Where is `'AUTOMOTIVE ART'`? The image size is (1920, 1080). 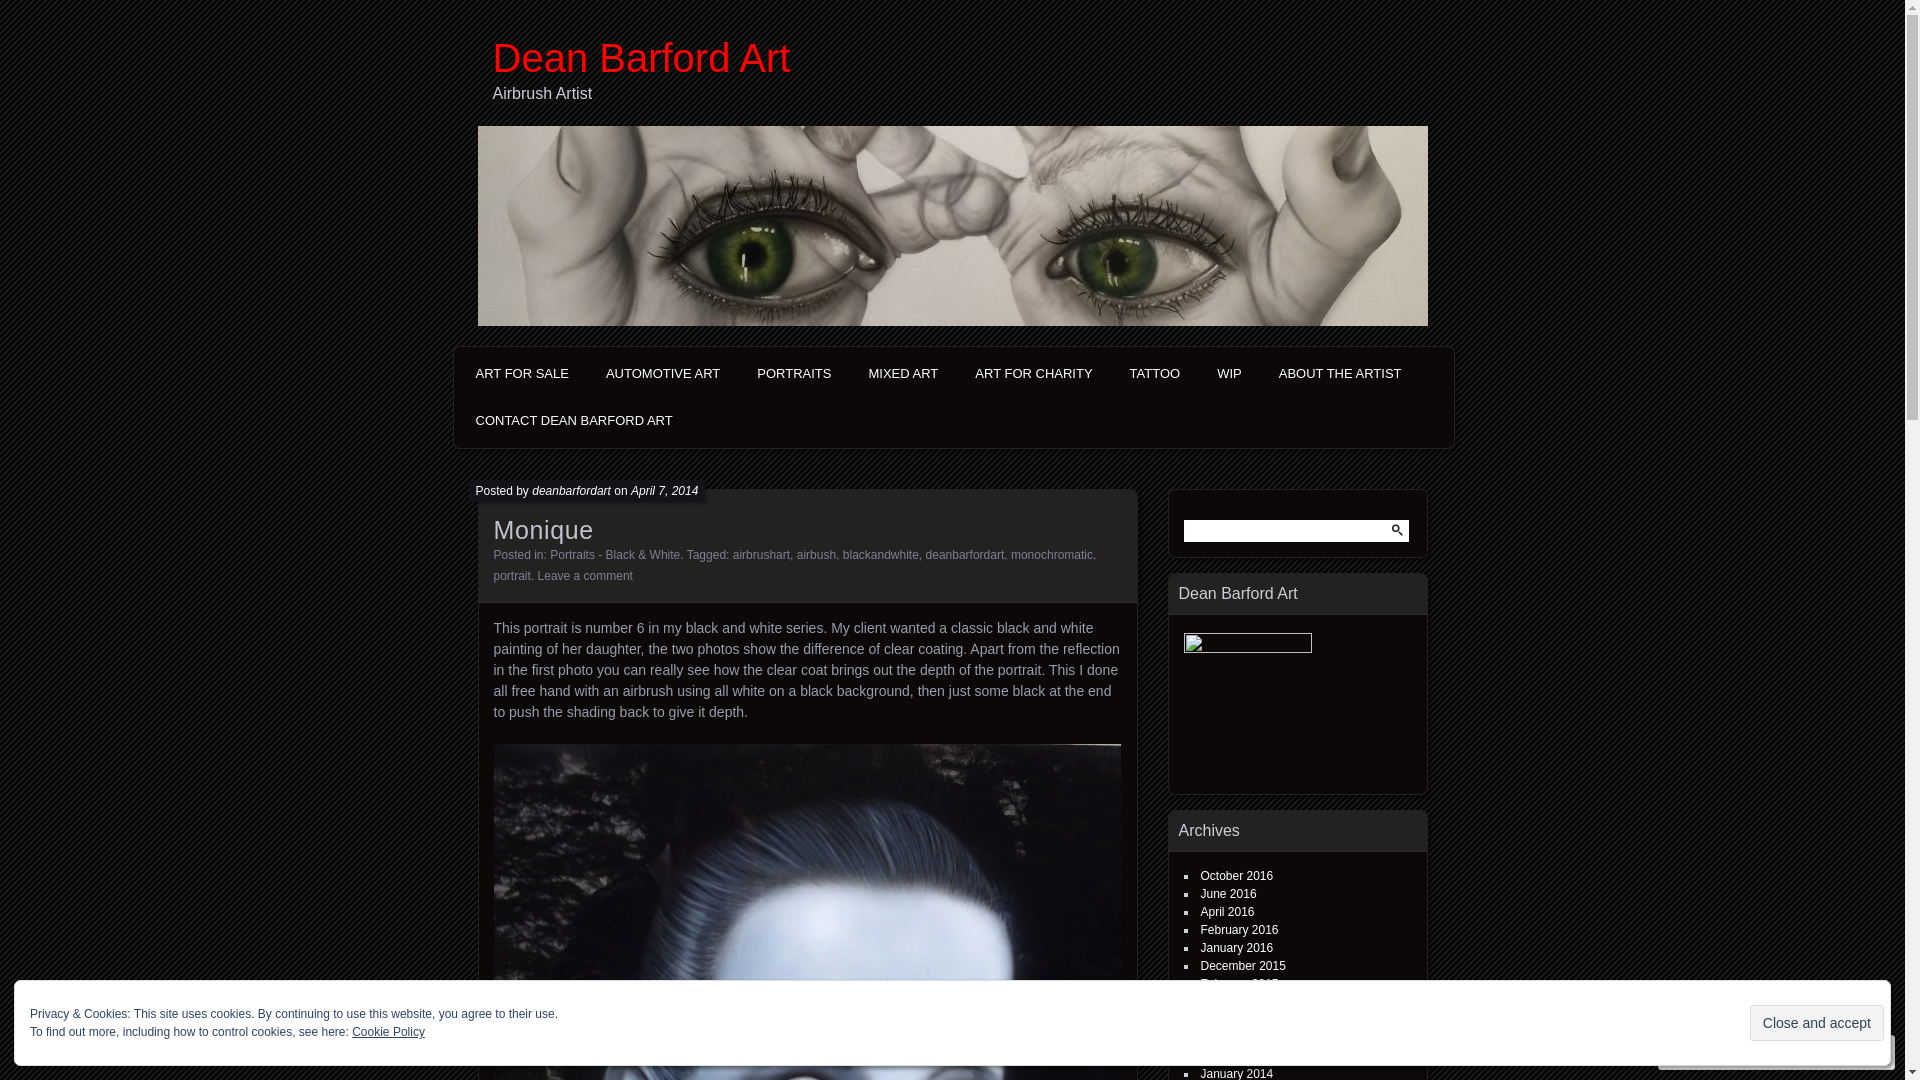
'AUTOMOTIVE ART' is located at coordinates (589, 374).